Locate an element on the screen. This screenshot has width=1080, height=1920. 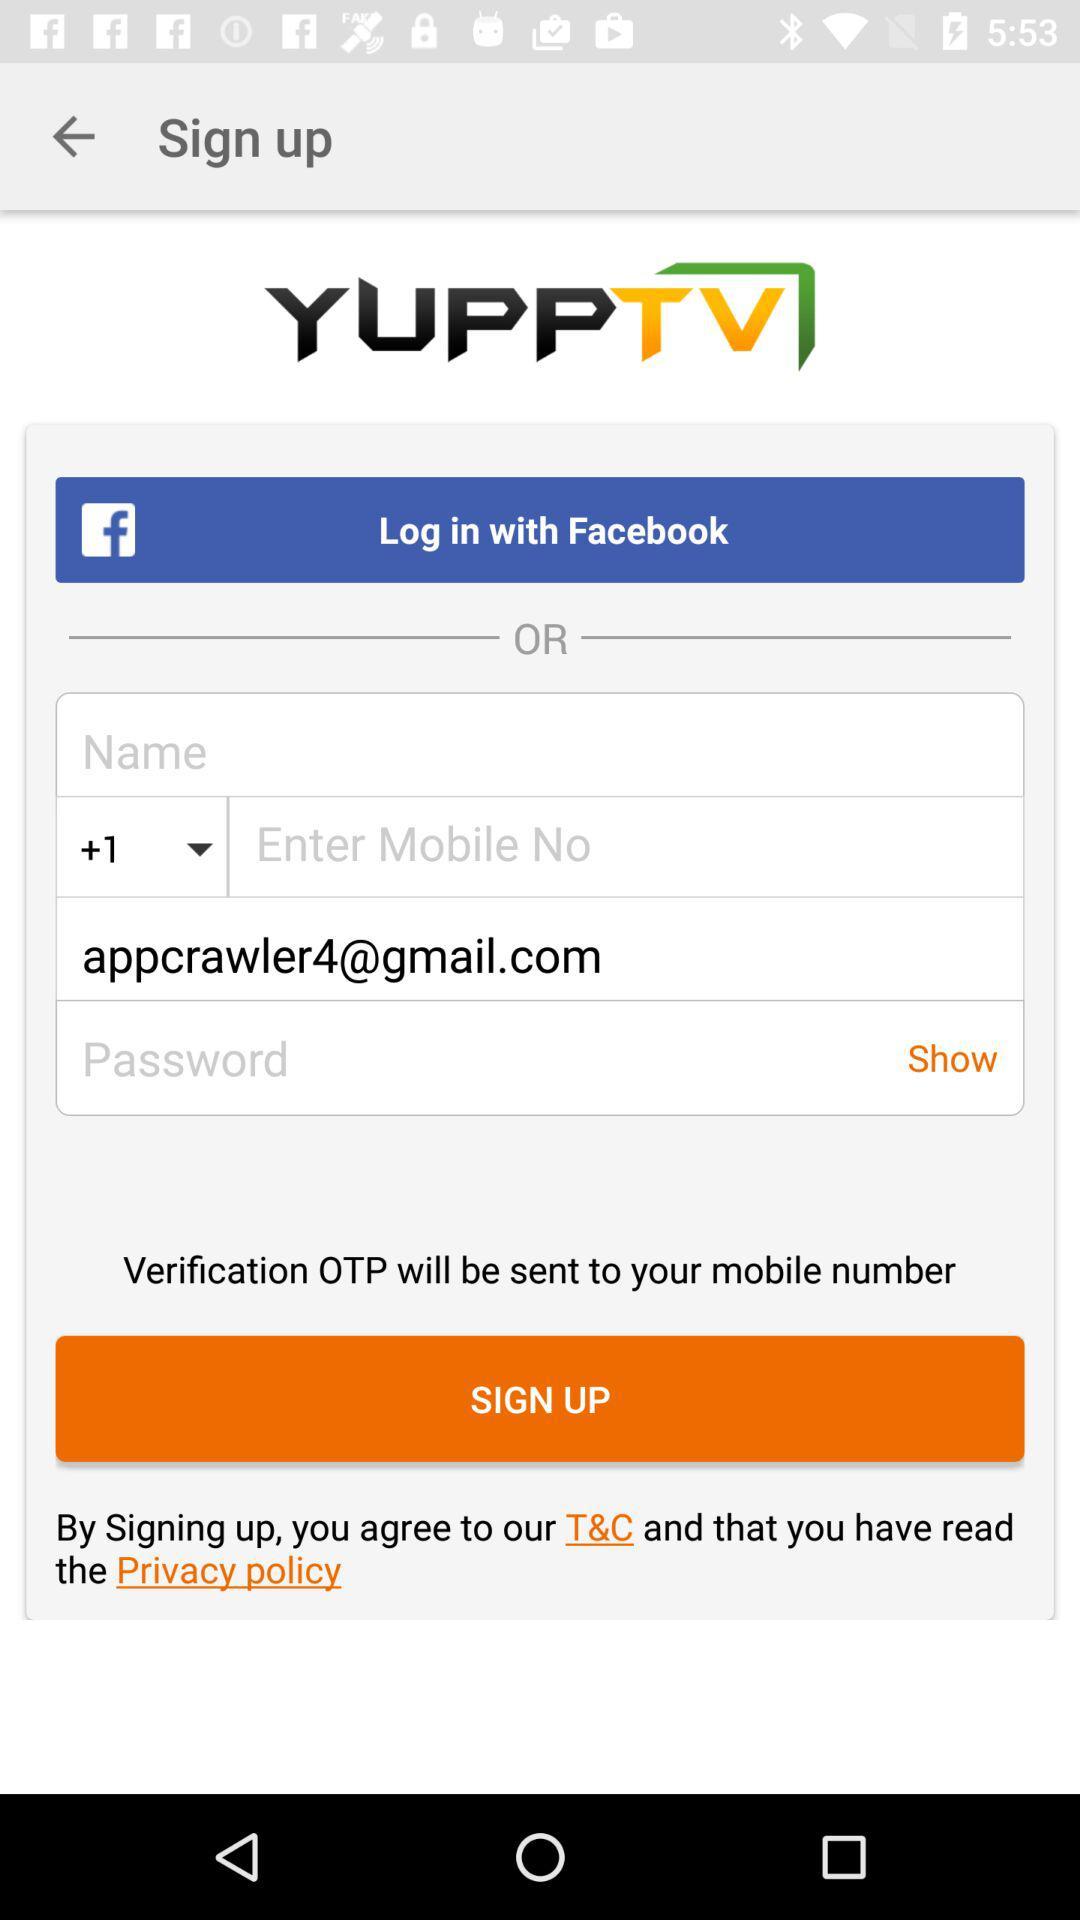
search bar is located at coordinates (626, 848).